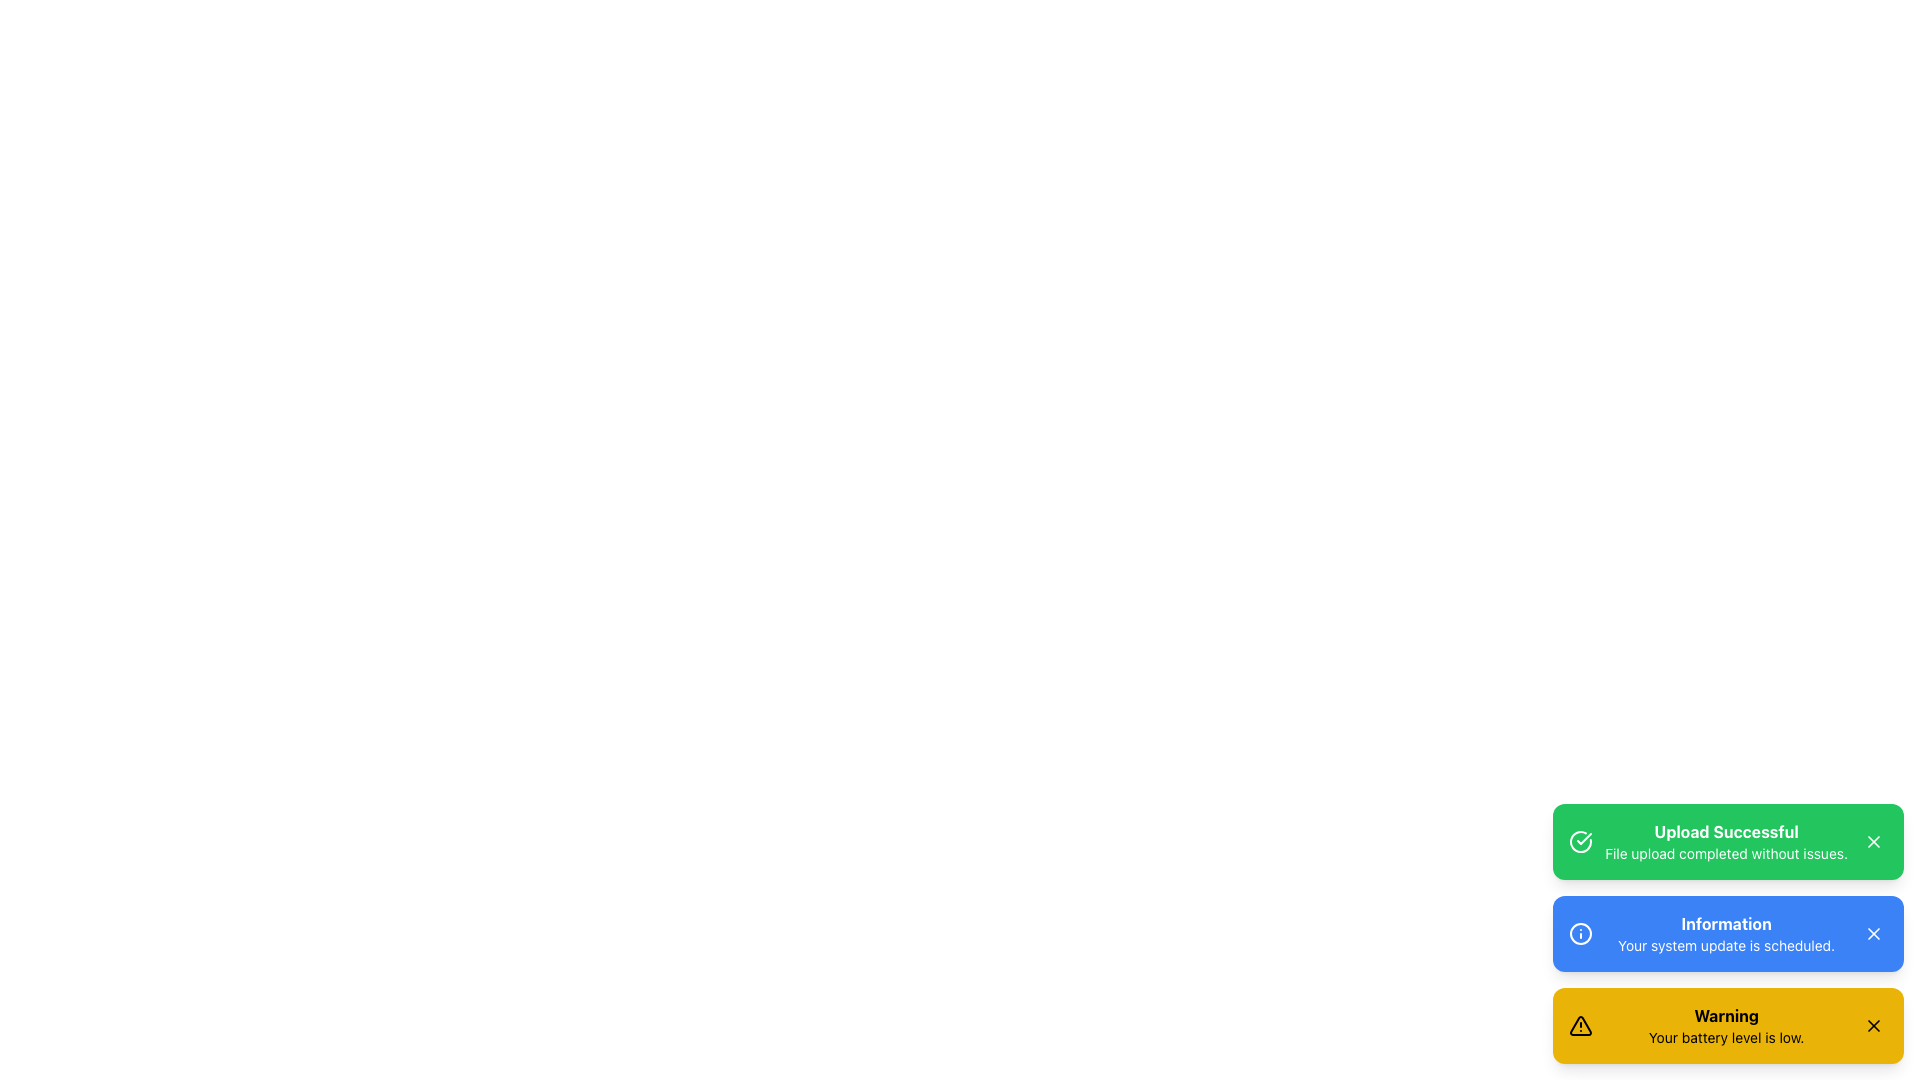  Describe the element at coordinates (1725, 853) in the screenshot. I see `the text element that provides additional information about the successful file upload, located below the primary heading 'Upload Successful' in the green notification box` at that location.